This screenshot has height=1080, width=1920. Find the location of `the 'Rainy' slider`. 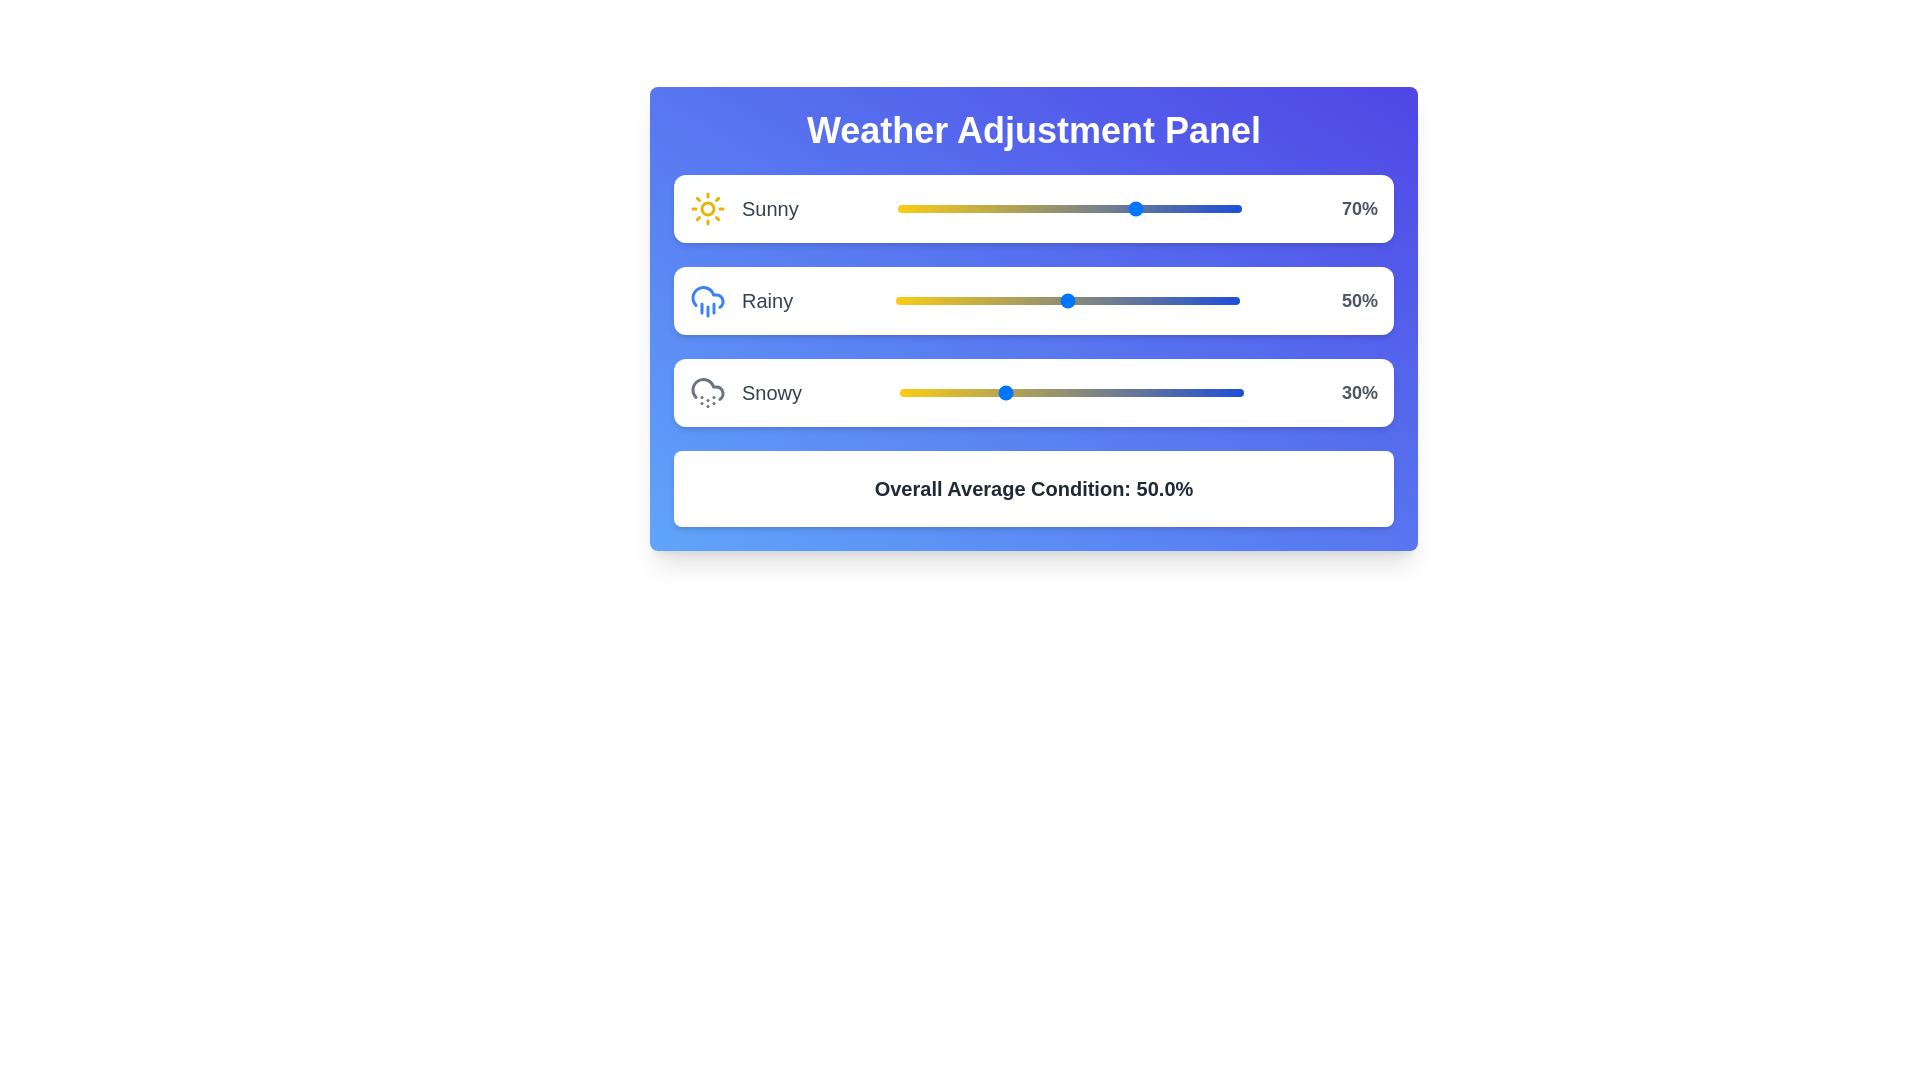

the 'Rainy' slider is located at coordinates (1080, 300).